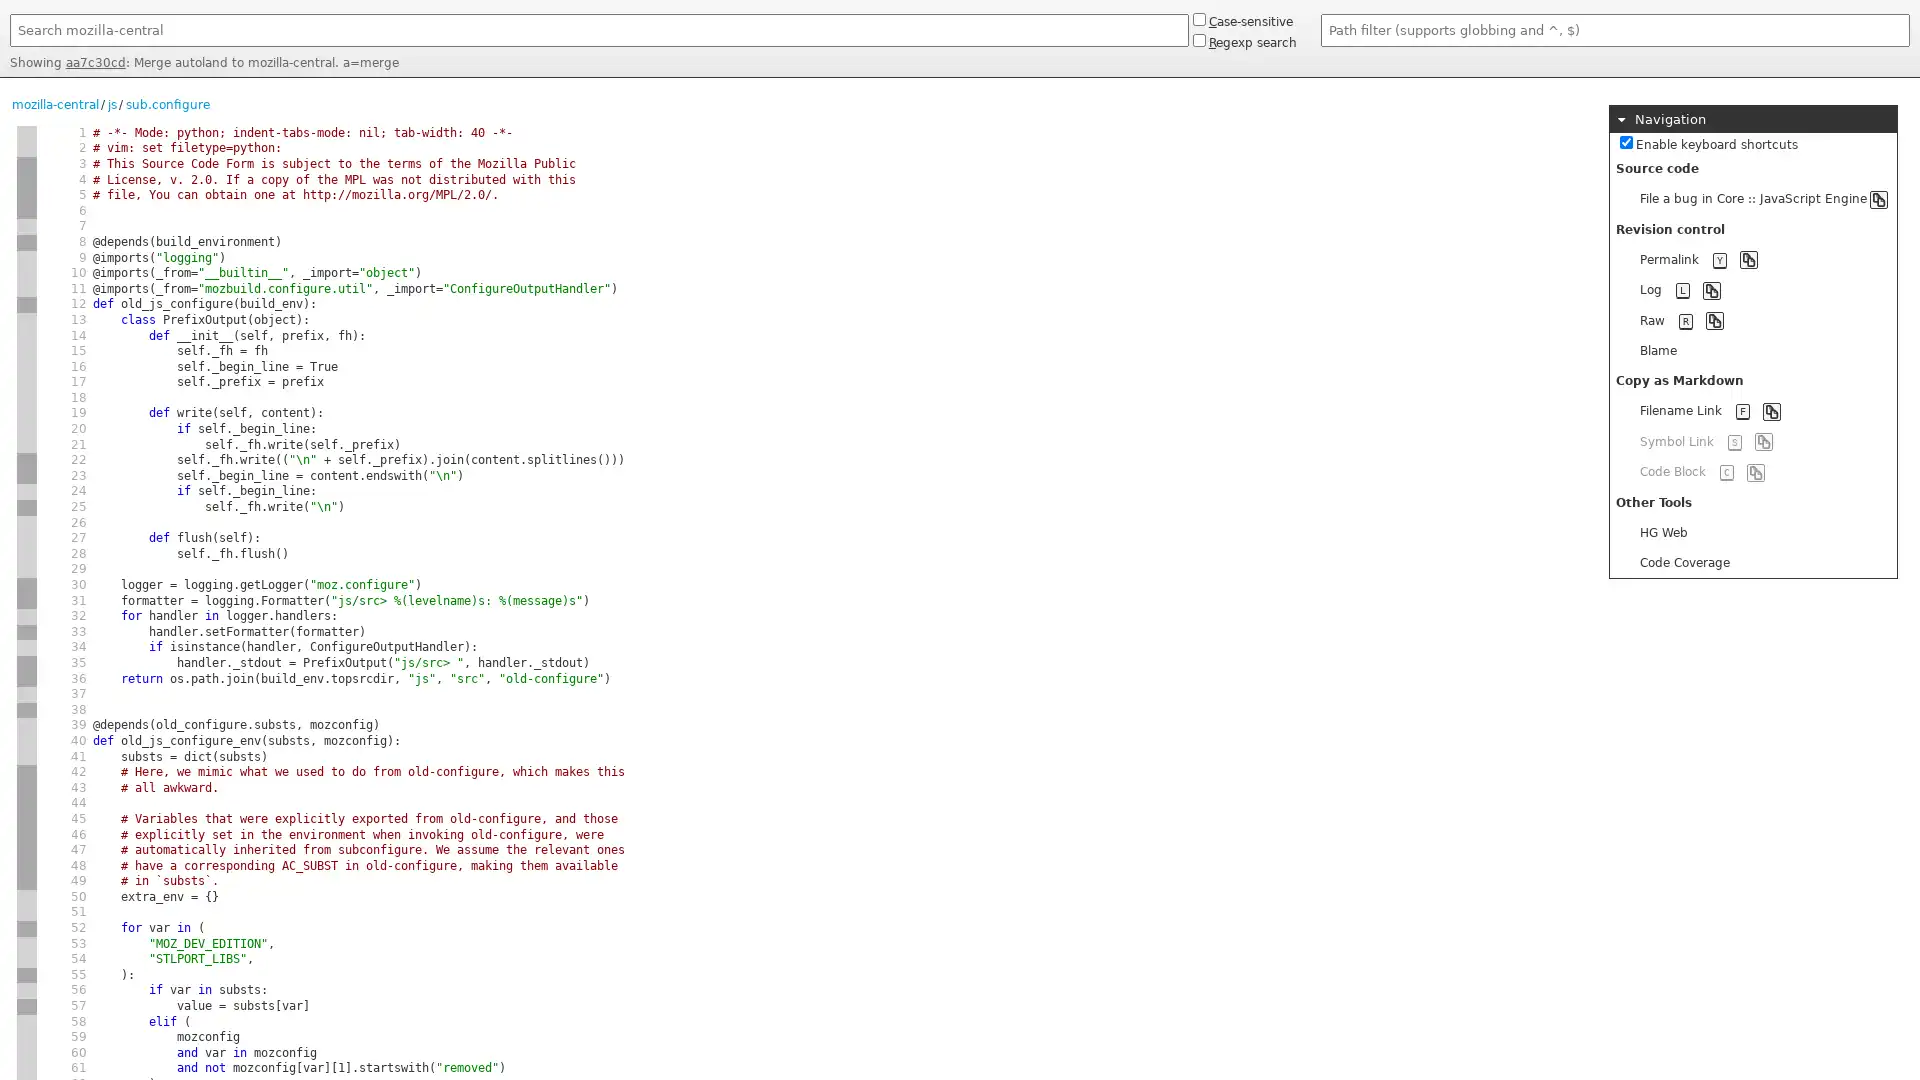 The width and height of the screenshot is (1920, 1080). I want to click on same hash 2, so click(27, 802).